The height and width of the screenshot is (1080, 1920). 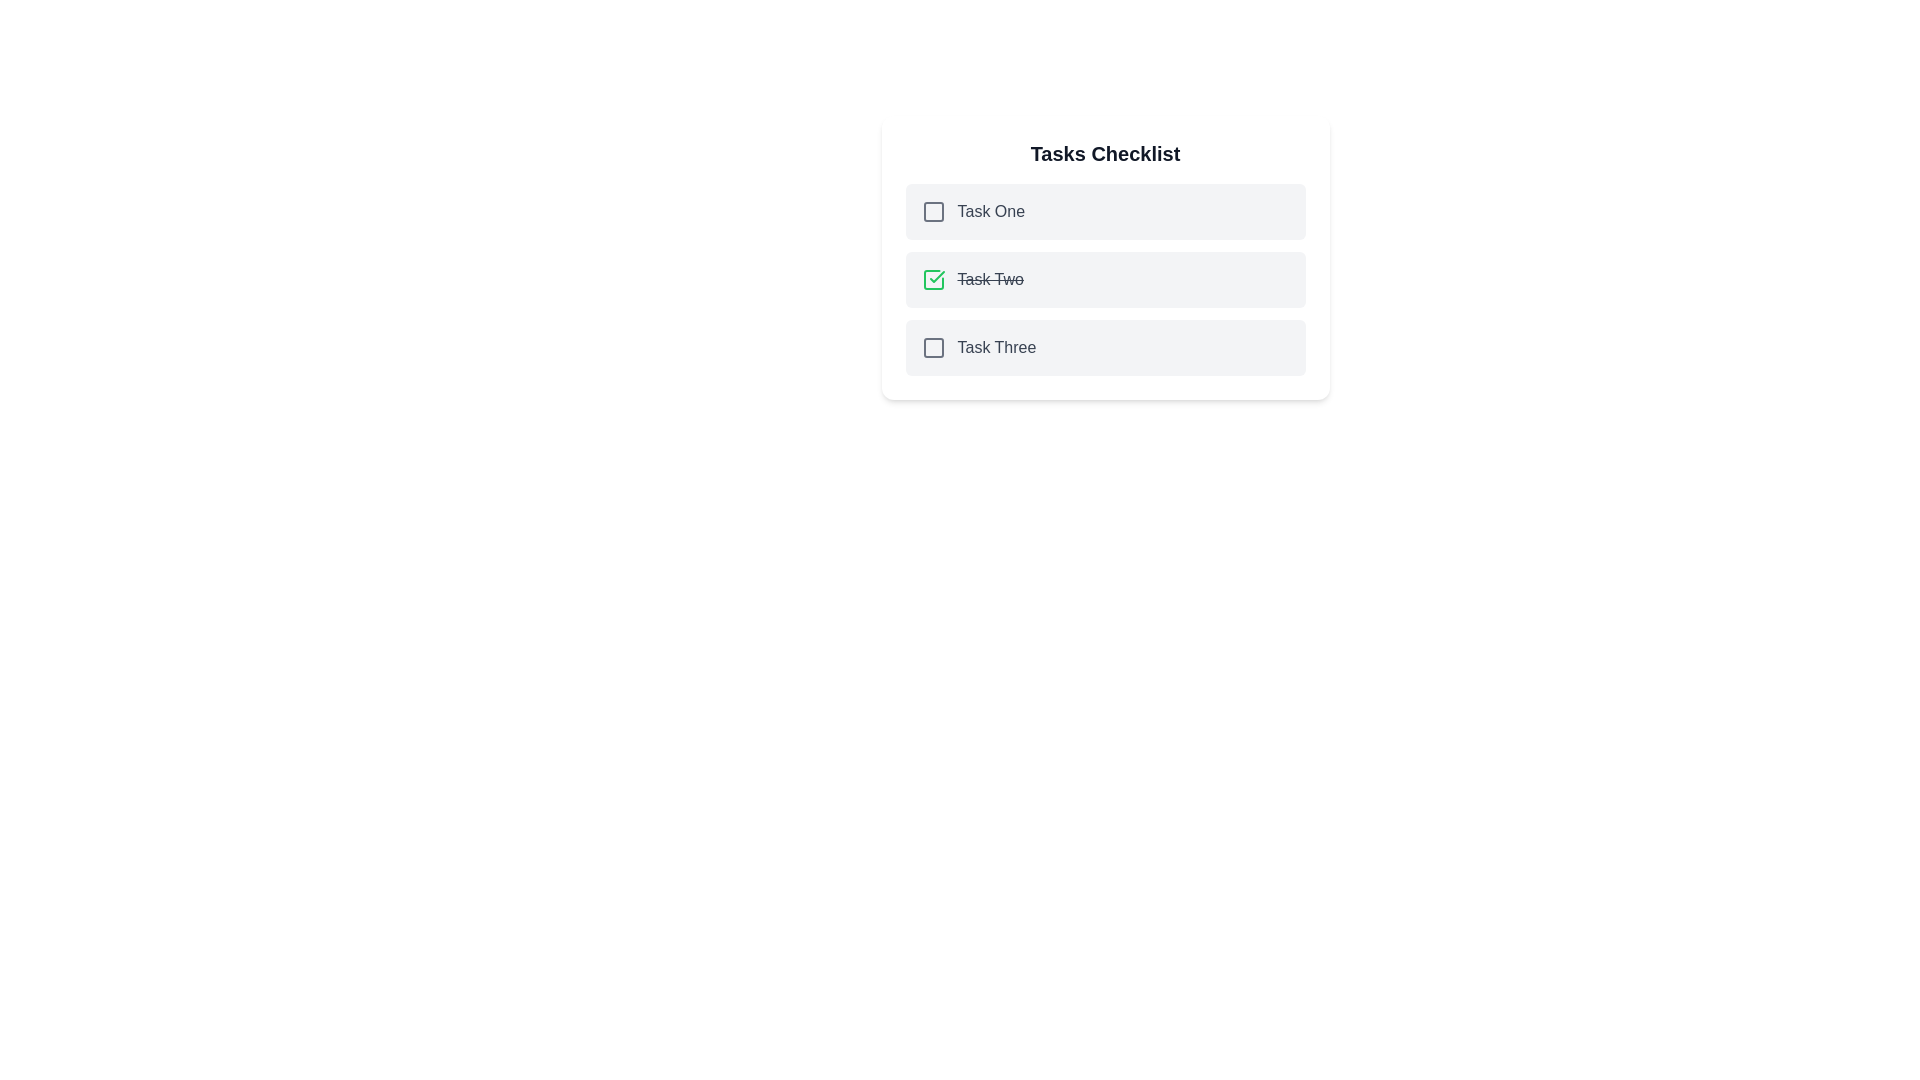 I want to click on the Square indicator icon located within the third item of the 'Tasks Checklist' interface, aligned with the text 'Task Three', so click(x=932, y=346).